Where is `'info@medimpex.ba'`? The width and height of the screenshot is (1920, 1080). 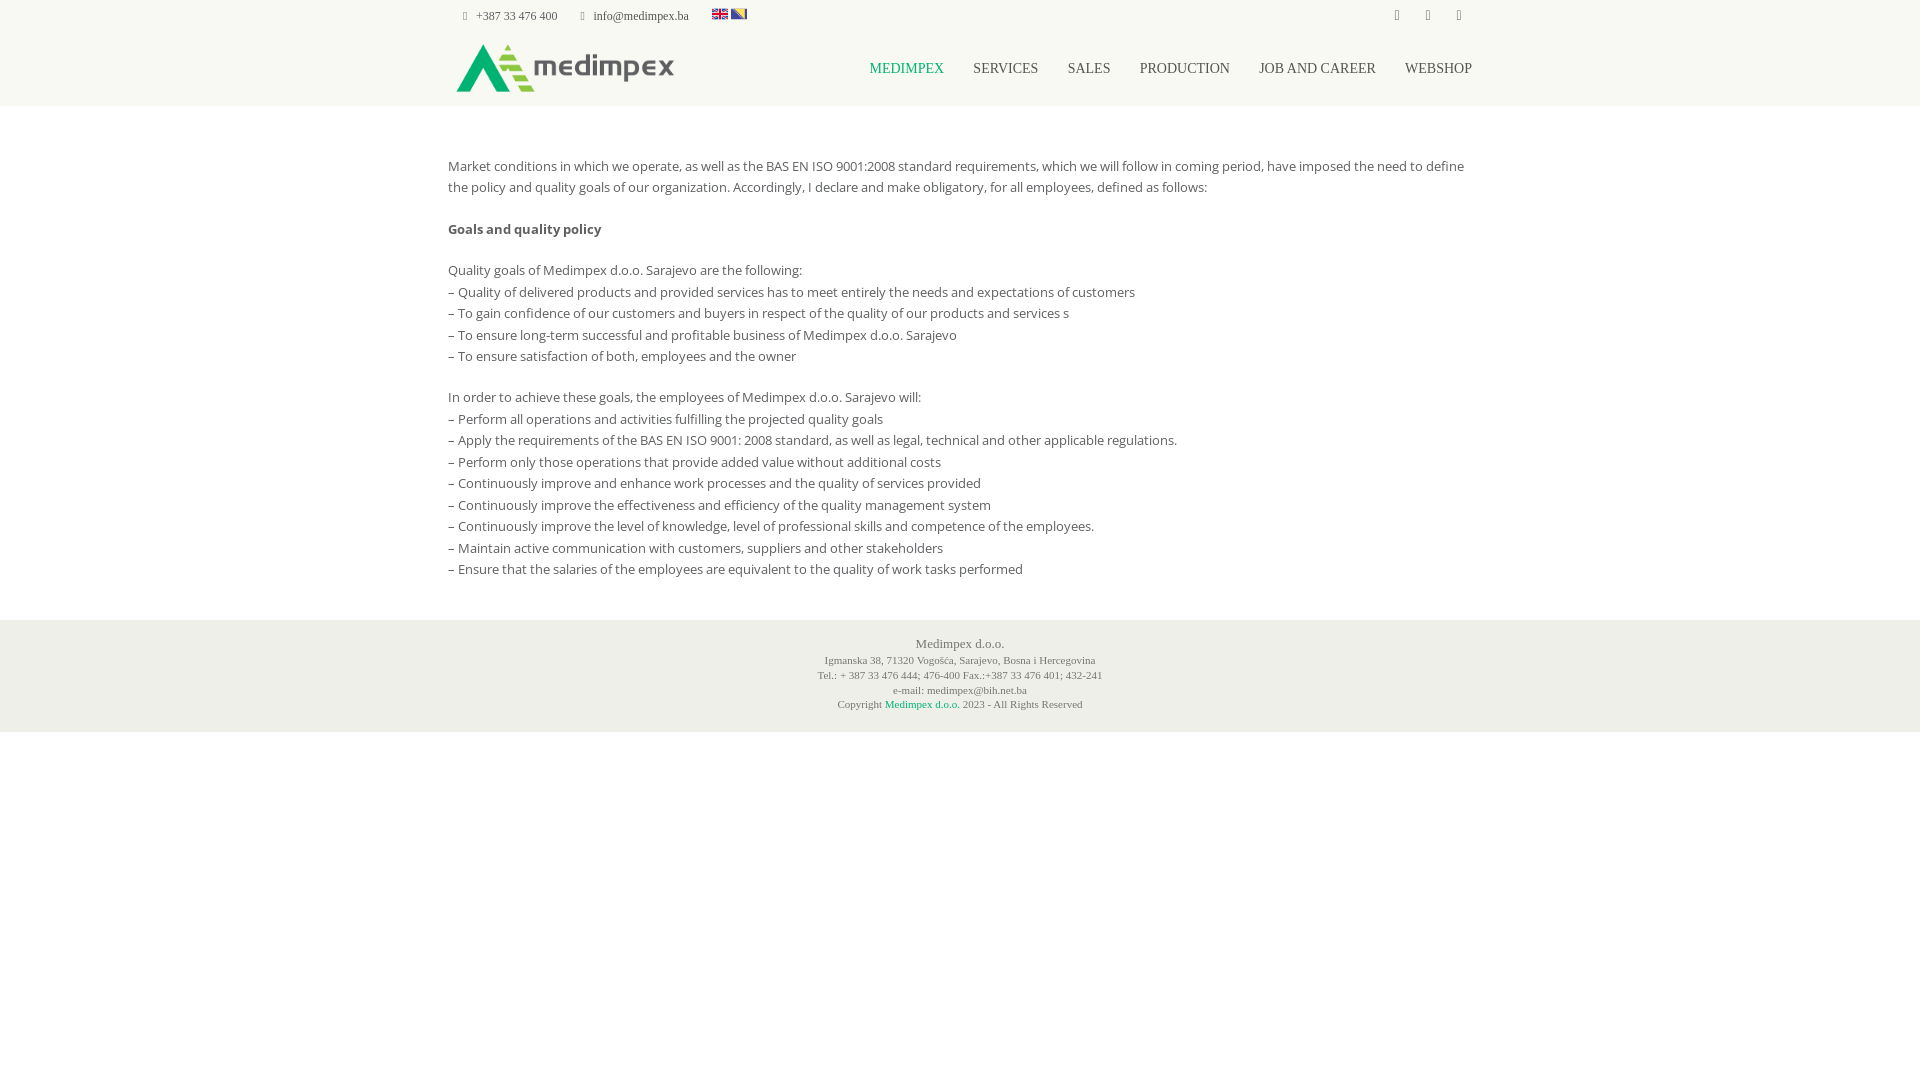
'info@medimpex.ba' is located at coordinates (593, 15).